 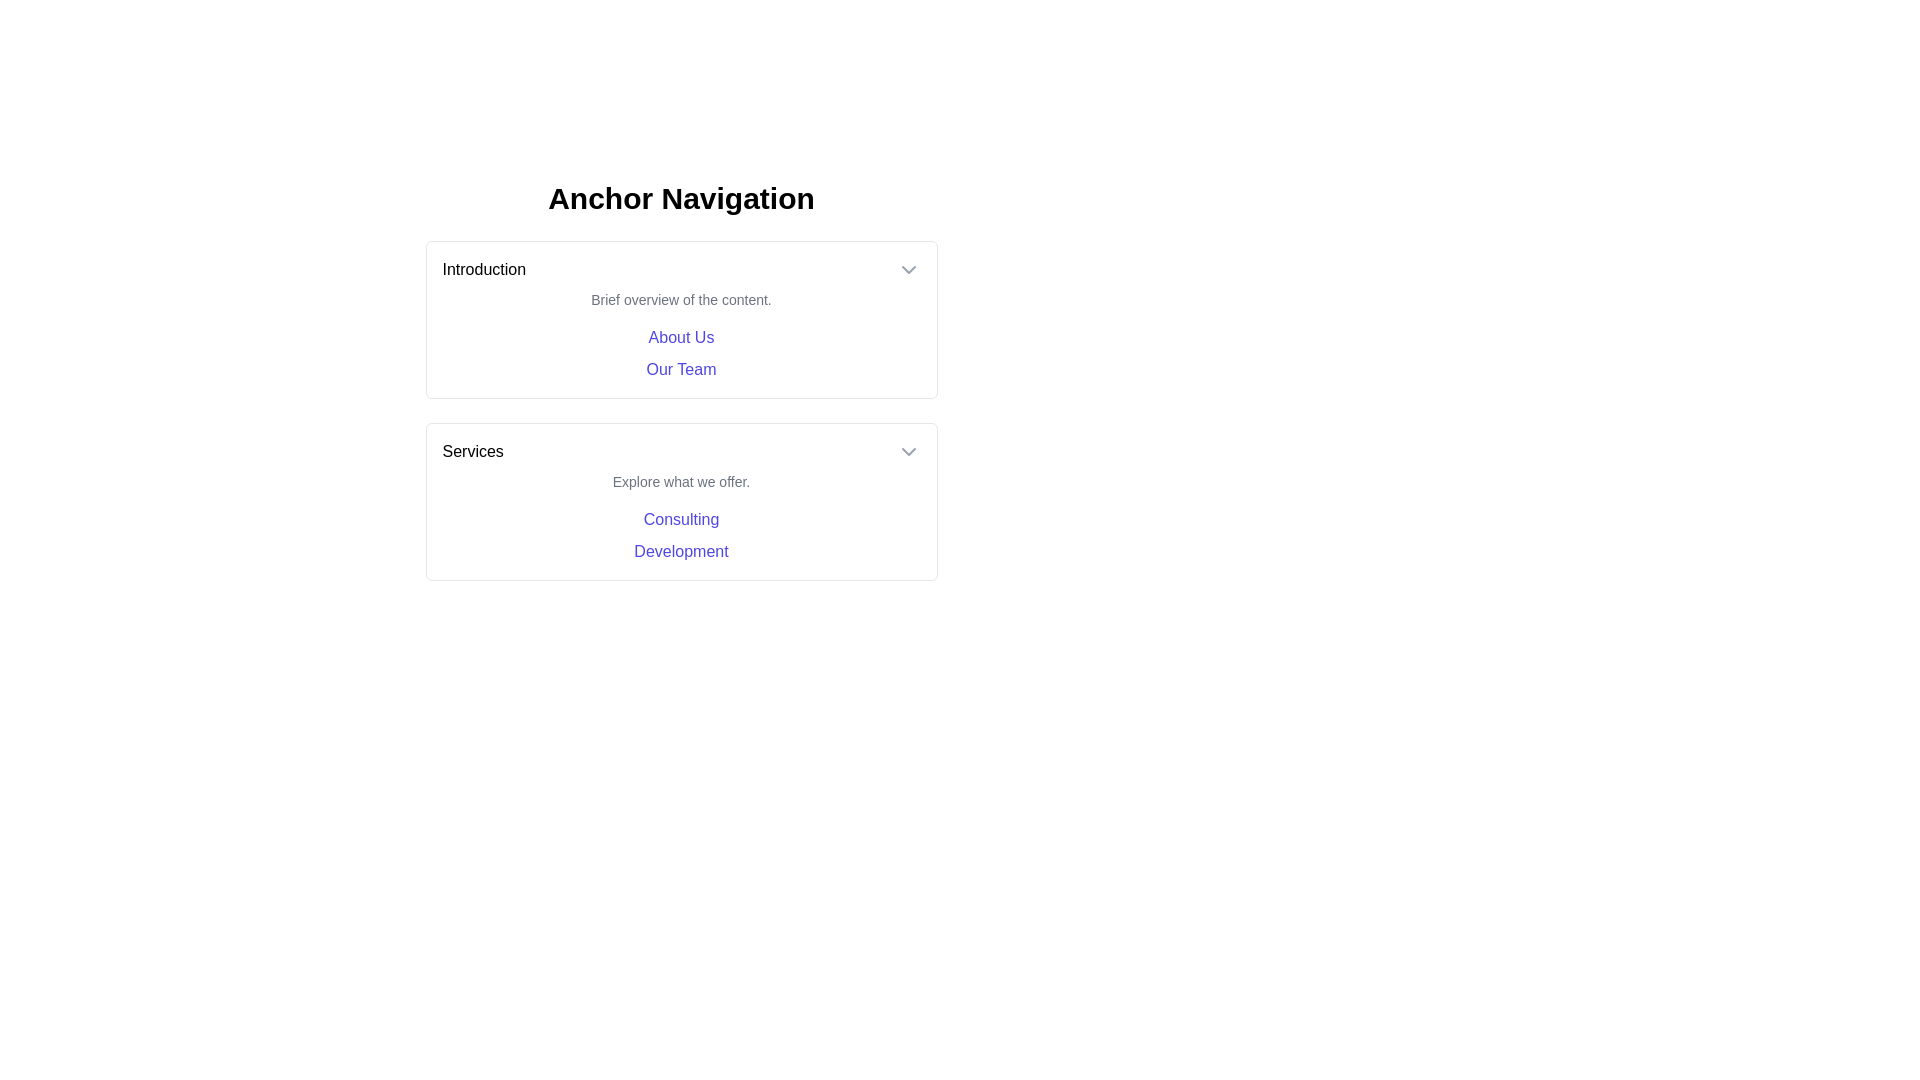 What do you see at coordinates (681, 482) in the screenshot?
I see `the label with the text 'Explore what we offer.' which is located under the 'Services' title and above the links 'Consulting' and 'Development'` at bounding box center [681, 482].